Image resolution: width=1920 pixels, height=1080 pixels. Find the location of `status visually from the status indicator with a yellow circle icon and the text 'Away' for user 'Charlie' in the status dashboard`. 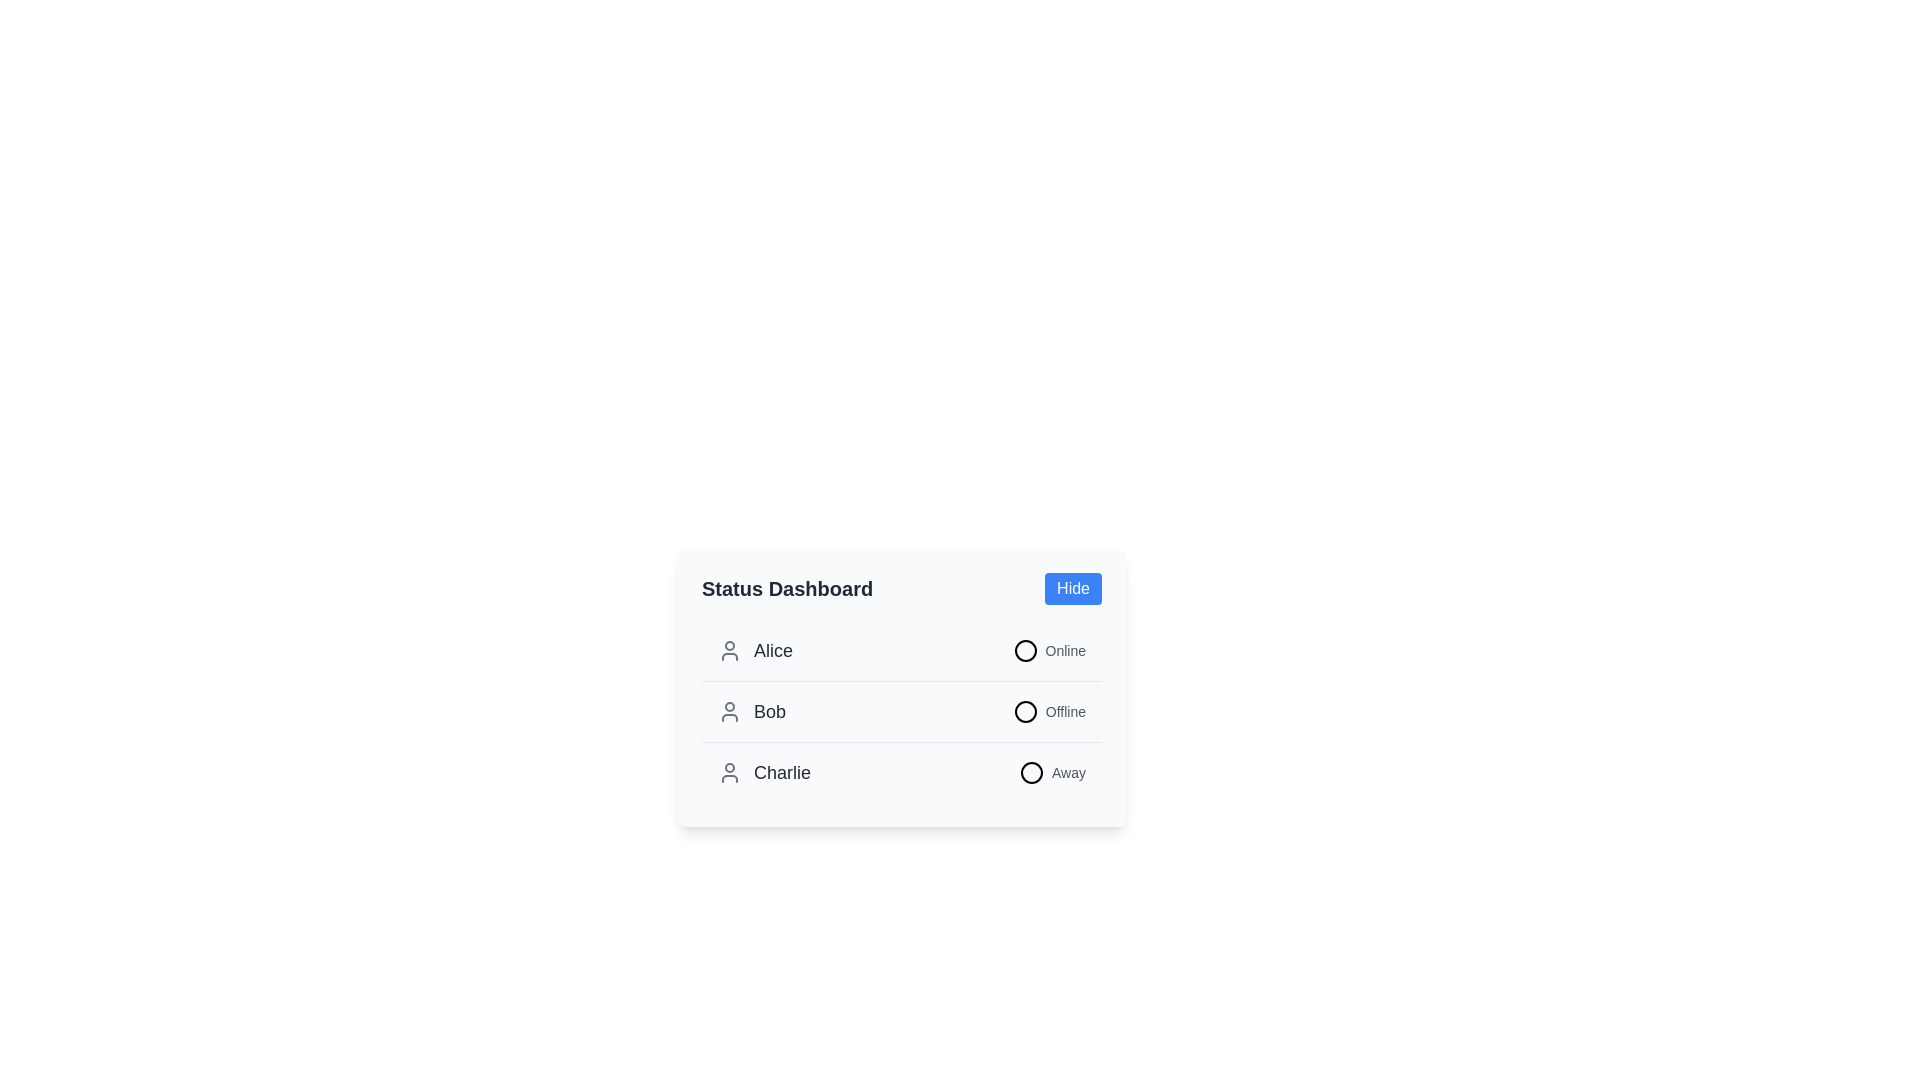

status visually from the status indicator with a yellow circle icon and the text 'Away' for user 'Charlie' in the status dashboard is located at coordinates (1051, 771).